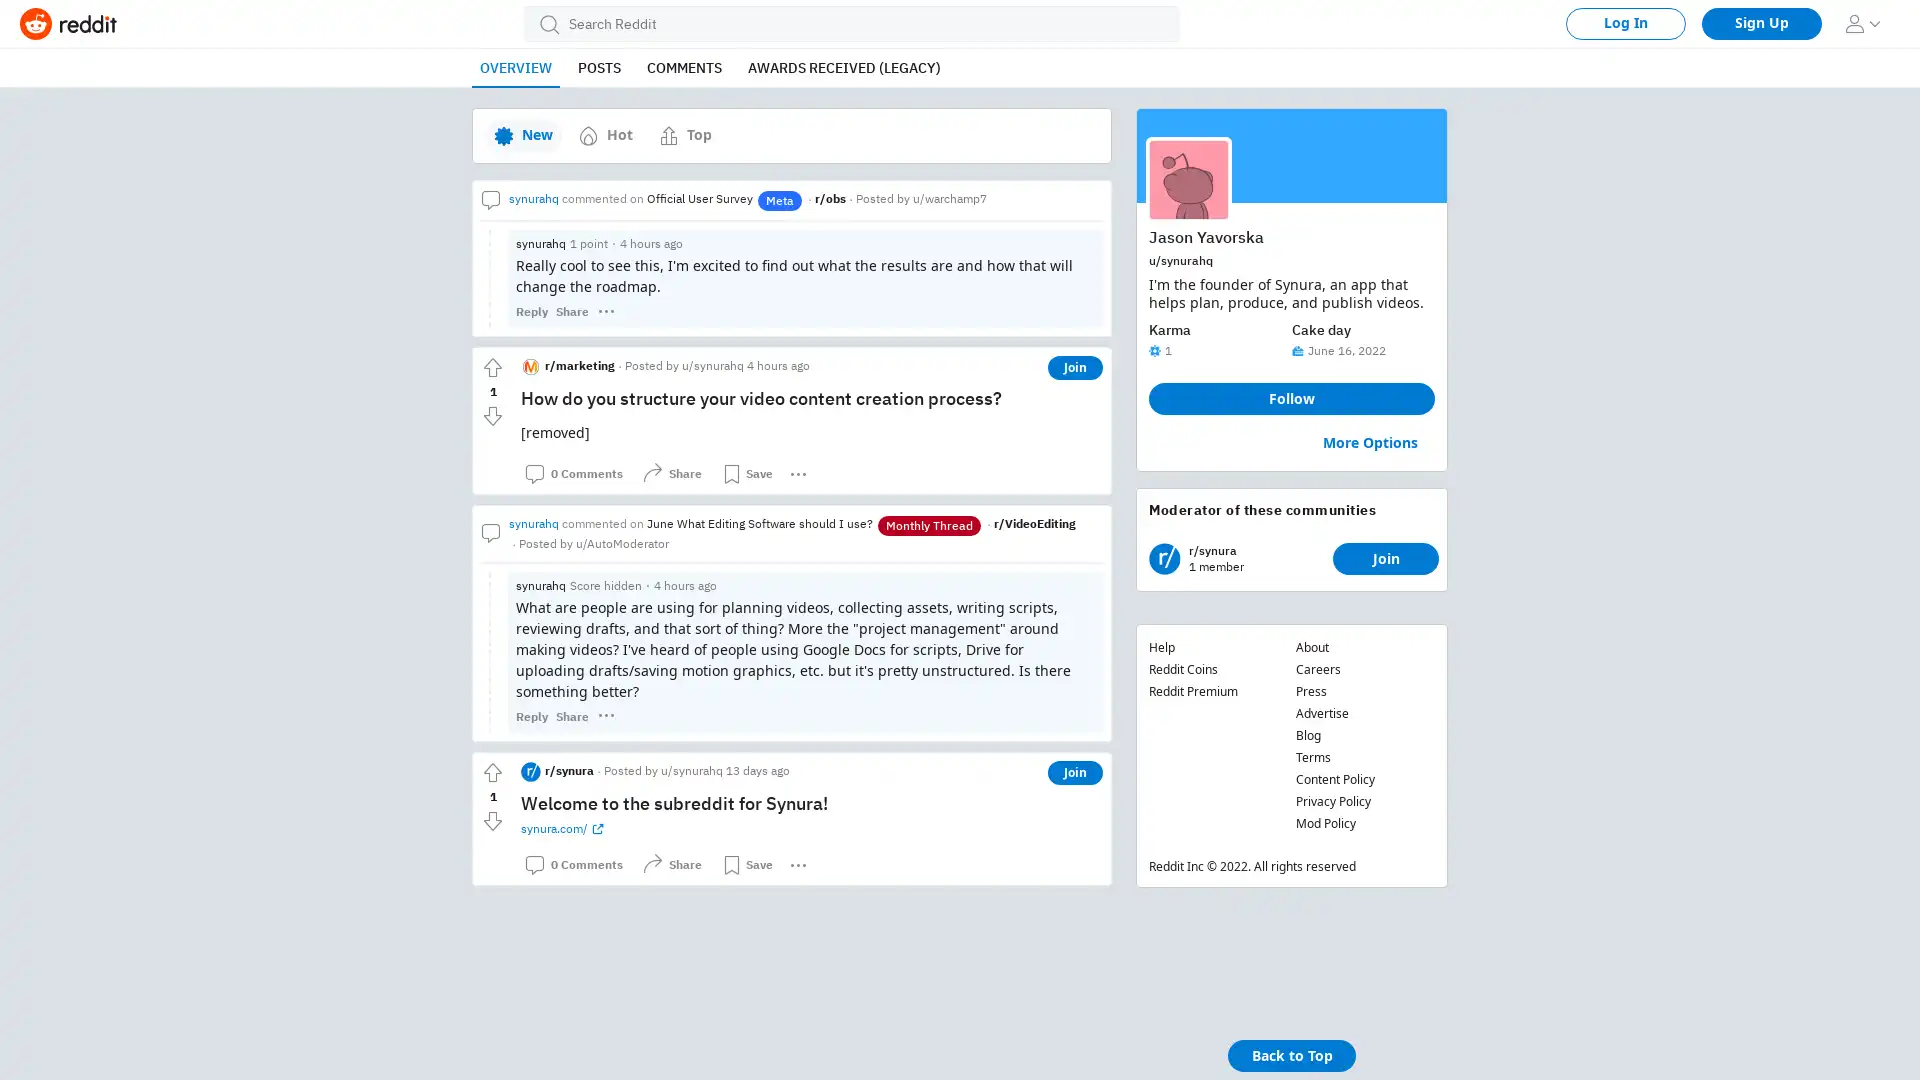 The image size is (1920, 1080). What do you see at coordinates (746, 863) in the screenshot?
I see `Save` at bounding box center [746, 863].